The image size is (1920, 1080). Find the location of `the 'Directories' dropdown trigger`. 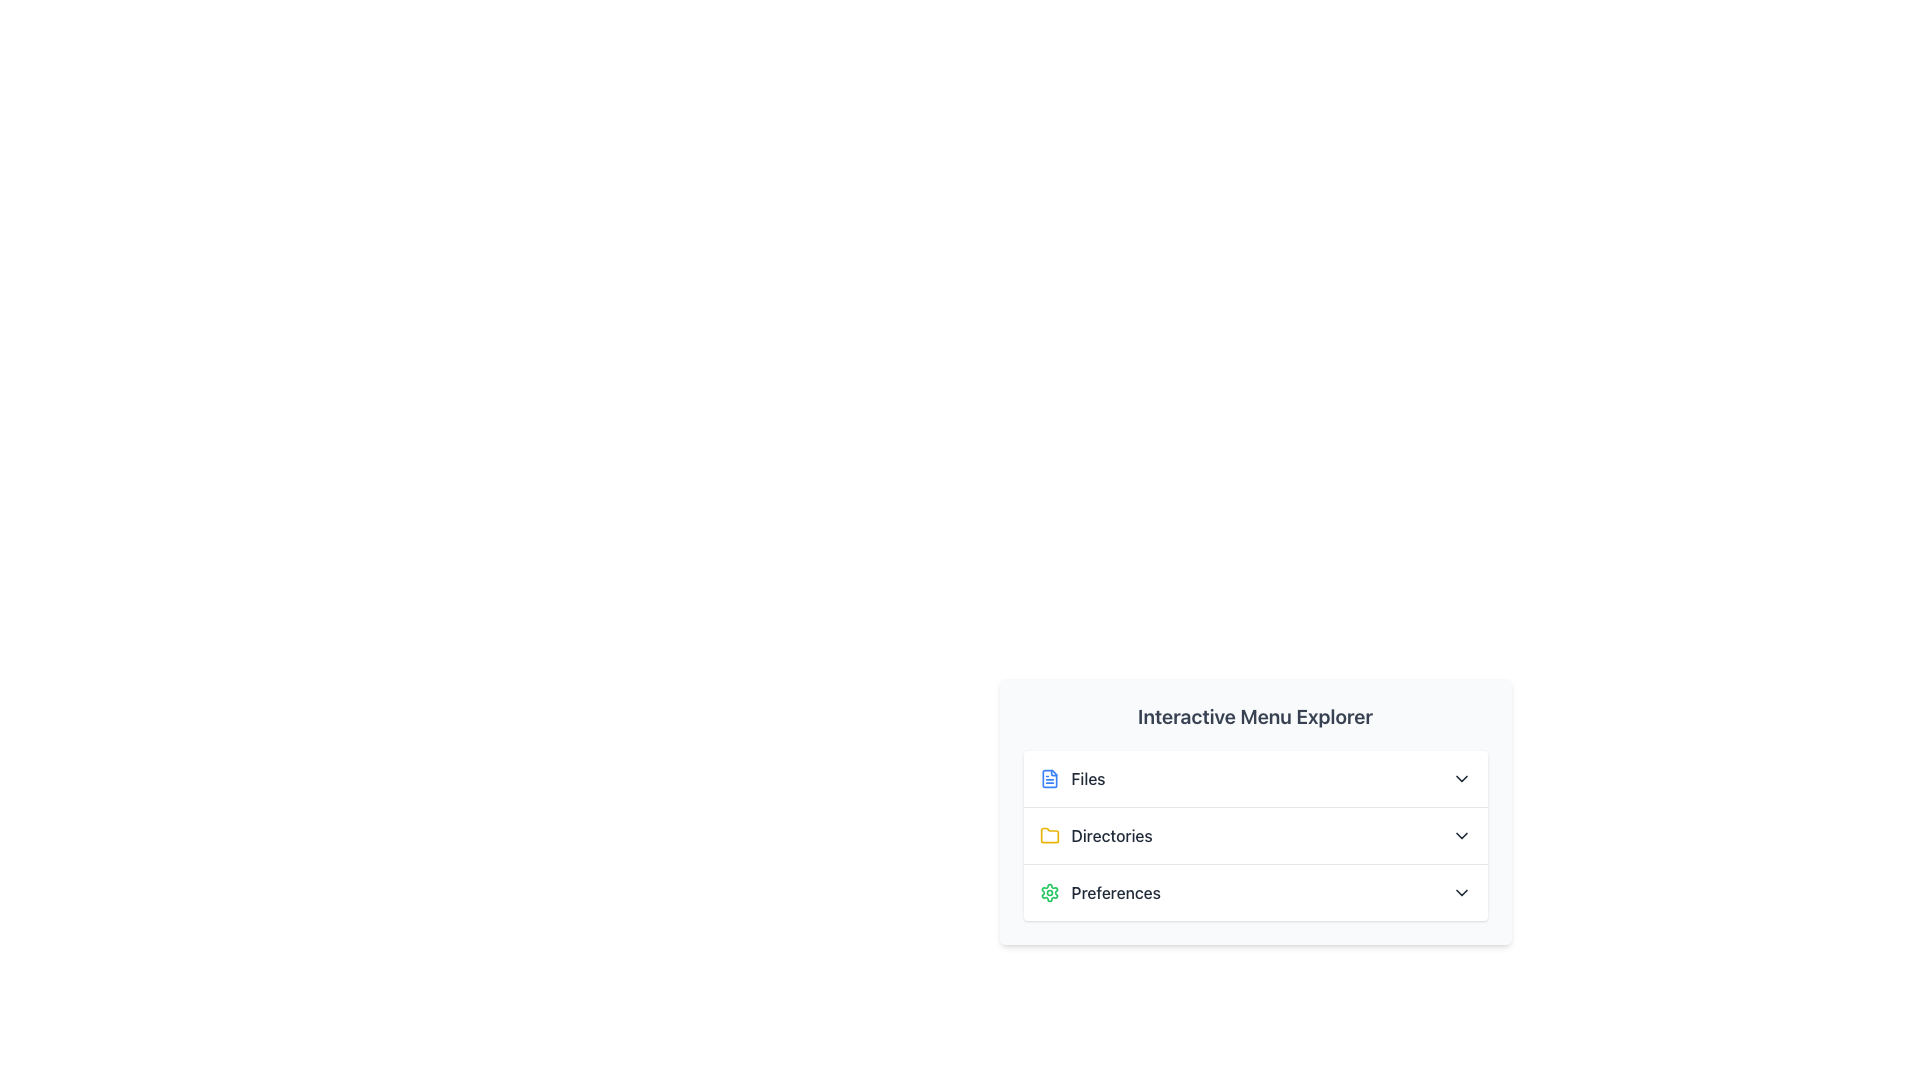

the 'Directories' dropdown trigger is located at coordinates (1254, 836).